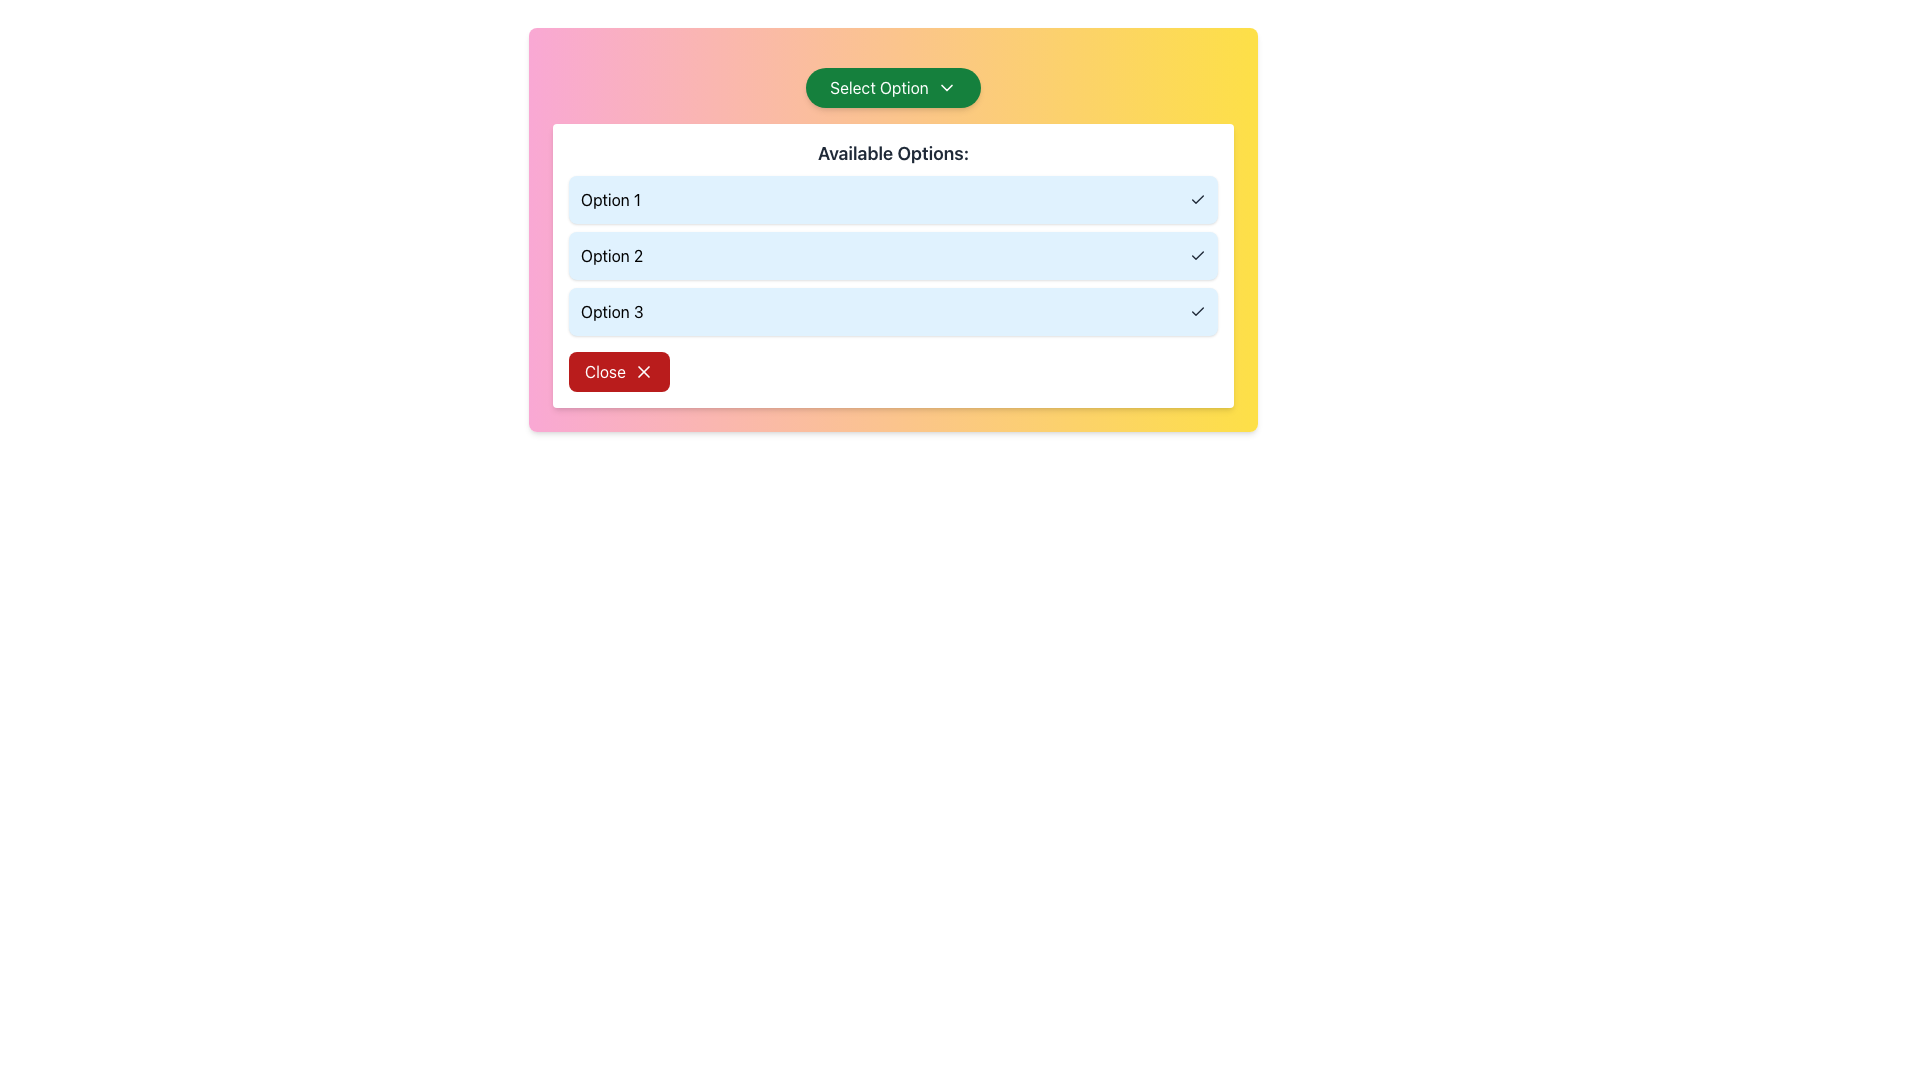 This screenshot has height=1080, width=1920. What do you see at coordinates (643, 371) in the screenshot?
I see `the 'X' shaped icon within the red 'Close' button located at the bottom left of the modal dialog box` at bounding box center [643, 371].